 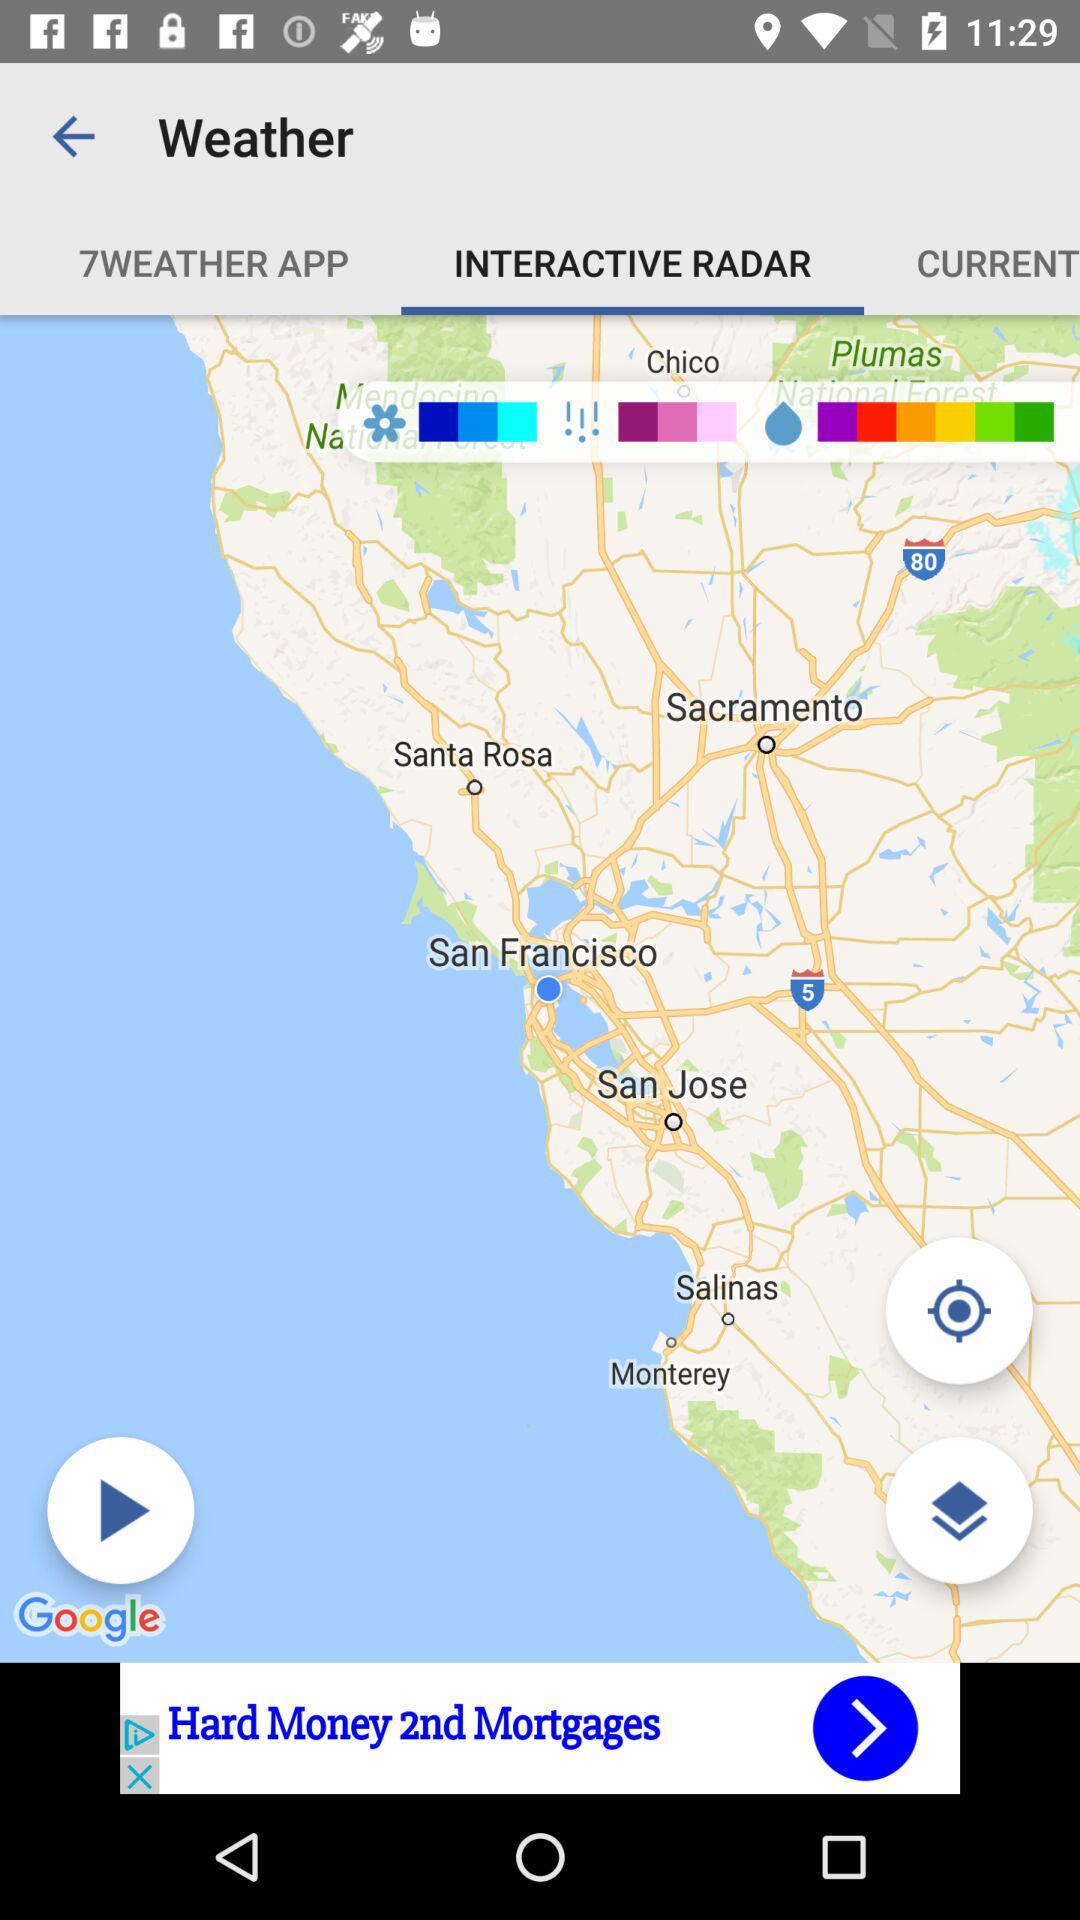 What do you see at coordinates (958, 1310) in the screenshot?
I see `show your location` at bounding box center [958, 1310].